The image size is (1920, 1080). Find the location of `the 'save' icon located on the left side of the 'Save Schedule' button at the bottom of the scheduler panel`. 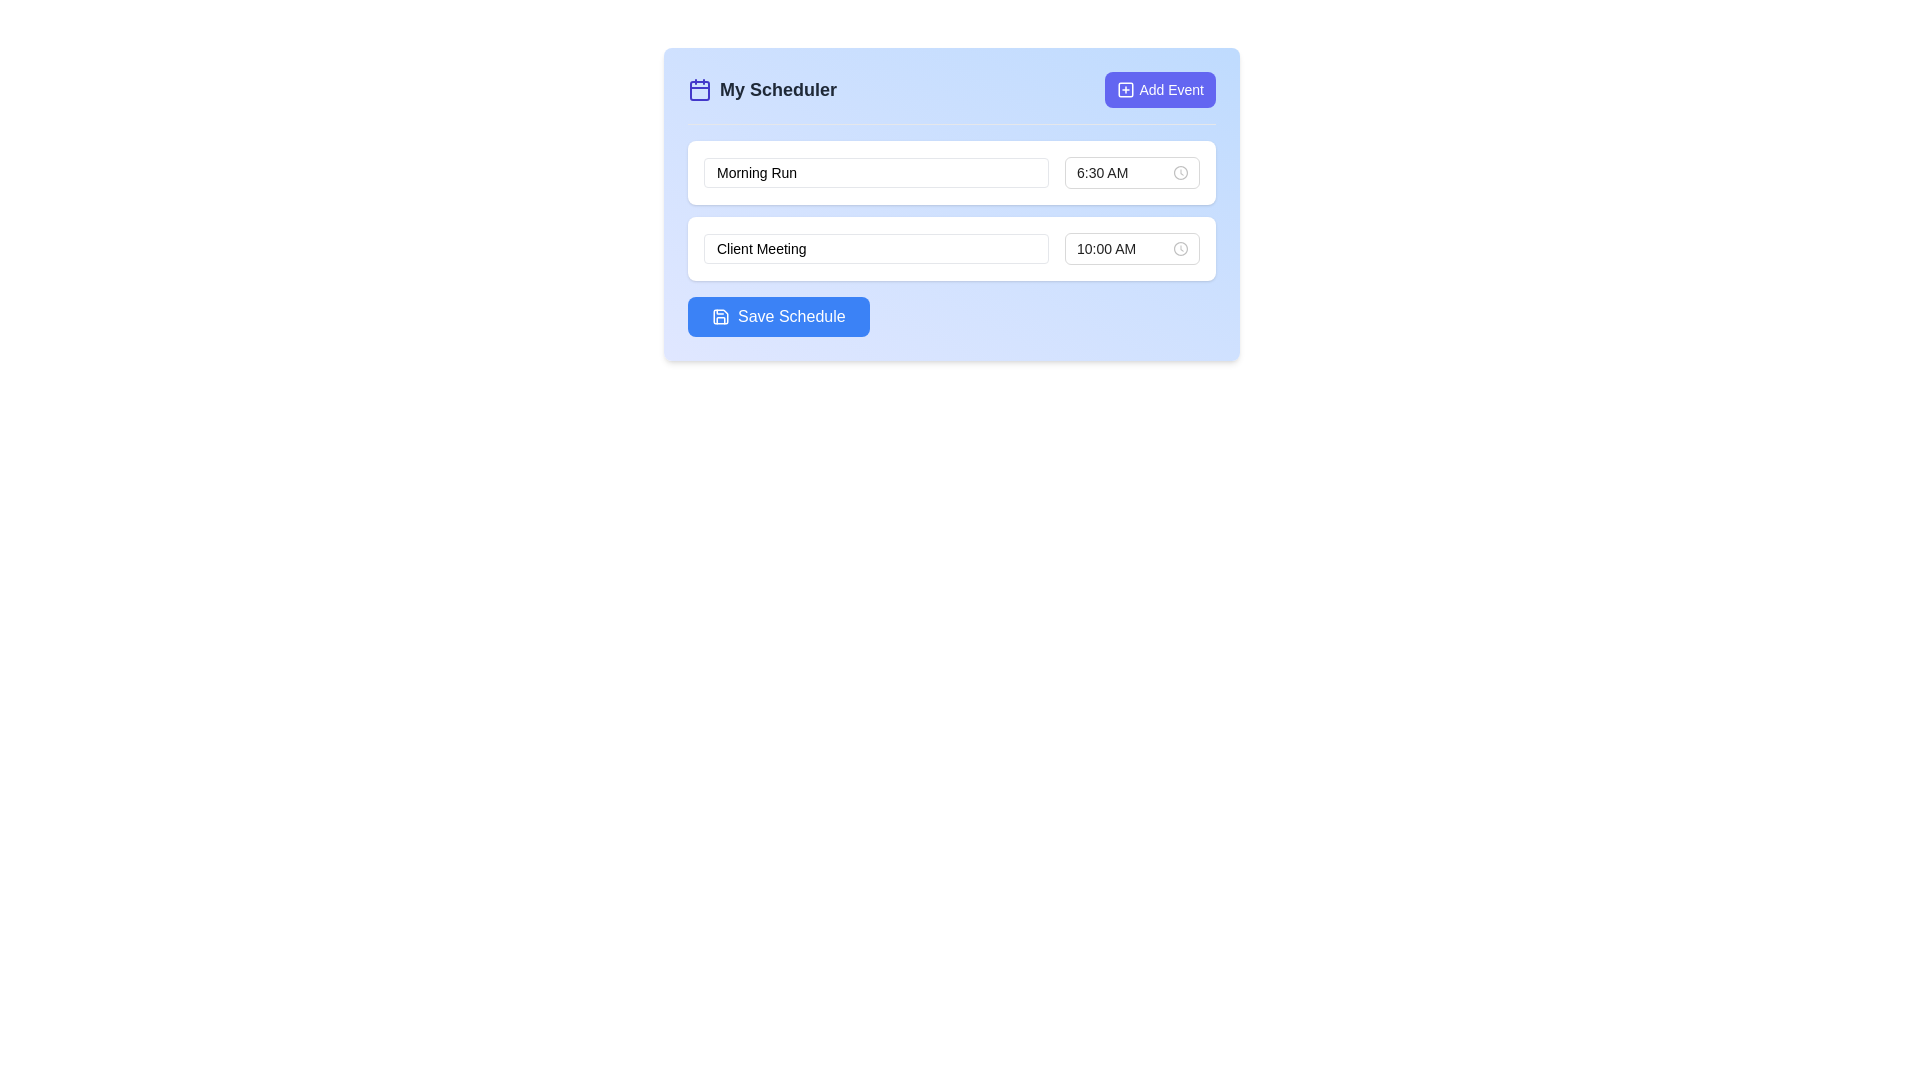

the 'save' icon located on the left side of the 'Save Schedule' button at the bottom of the scheduler panel is located at coordinates (720, 315).